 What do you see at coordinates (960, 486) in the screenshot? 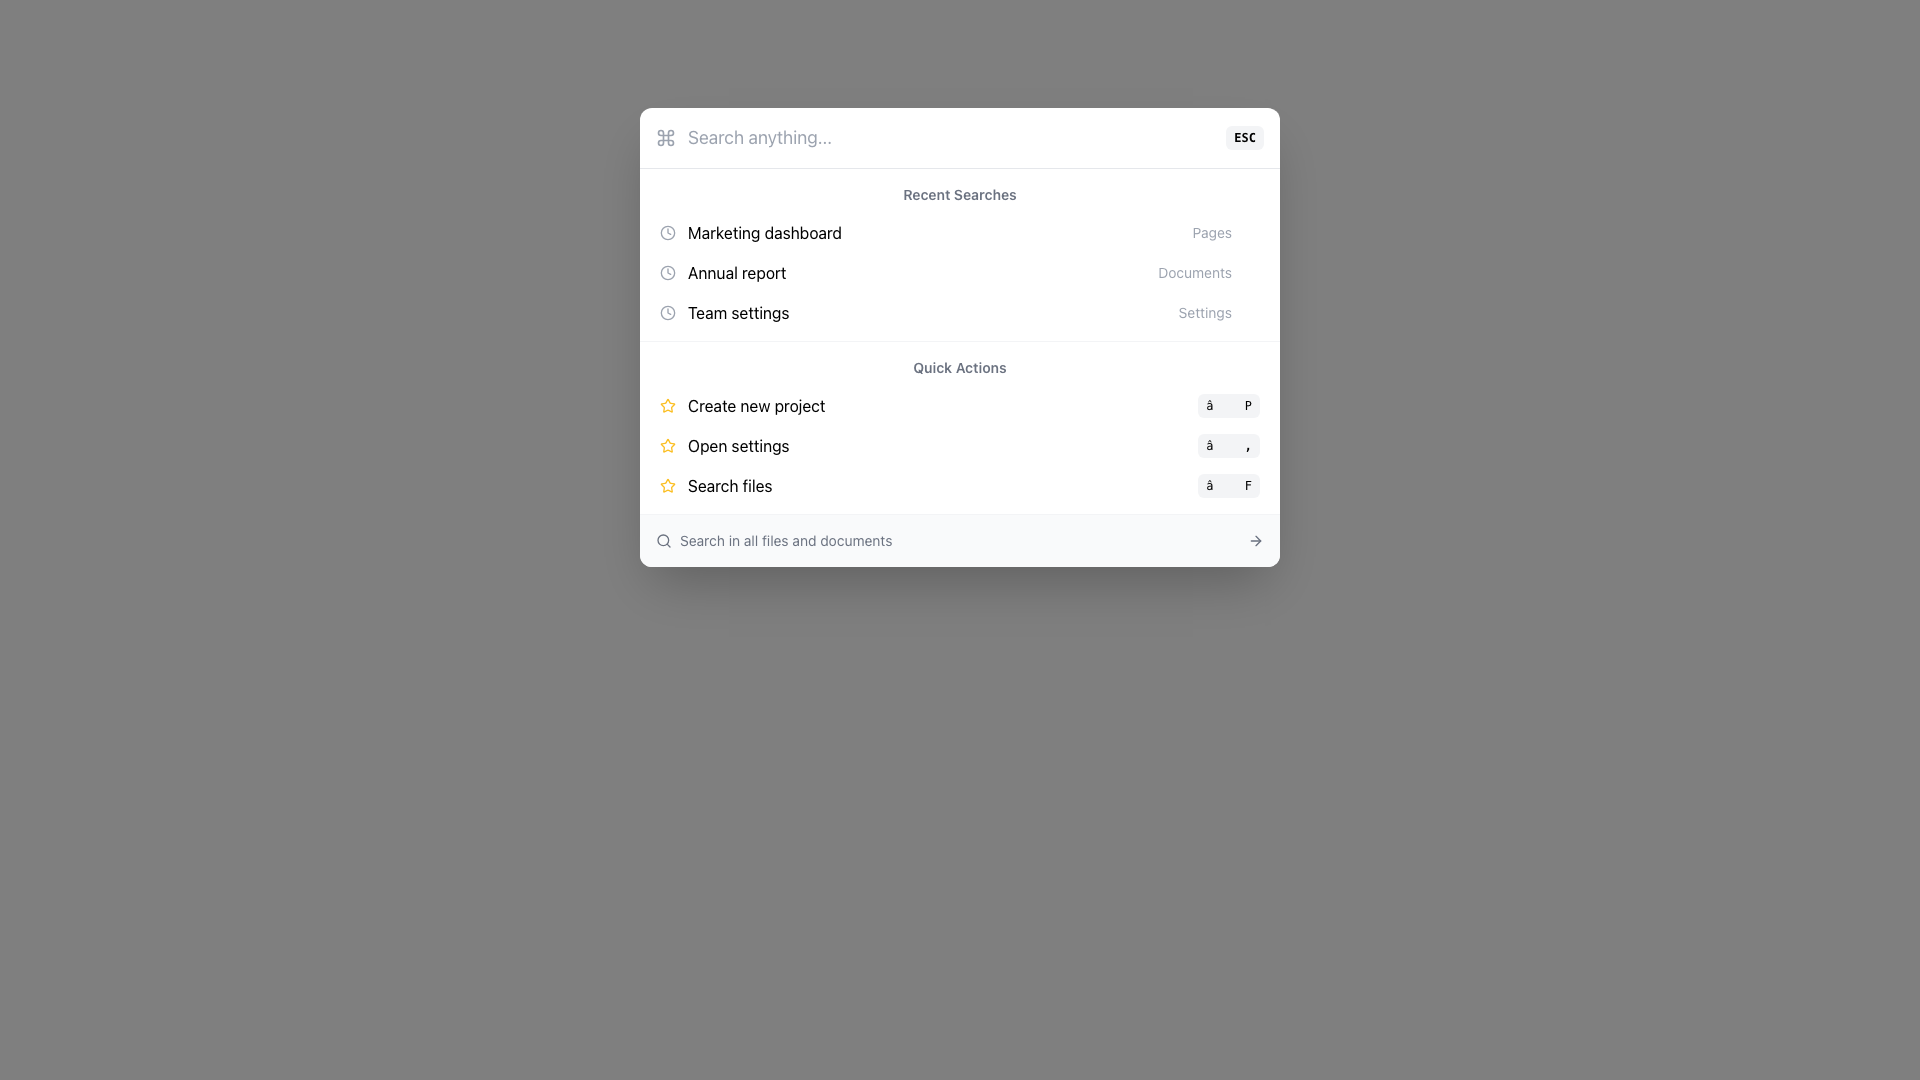
I see `the third interactive button in the 'Quick Actions' section` at bounding box center [960, 486].